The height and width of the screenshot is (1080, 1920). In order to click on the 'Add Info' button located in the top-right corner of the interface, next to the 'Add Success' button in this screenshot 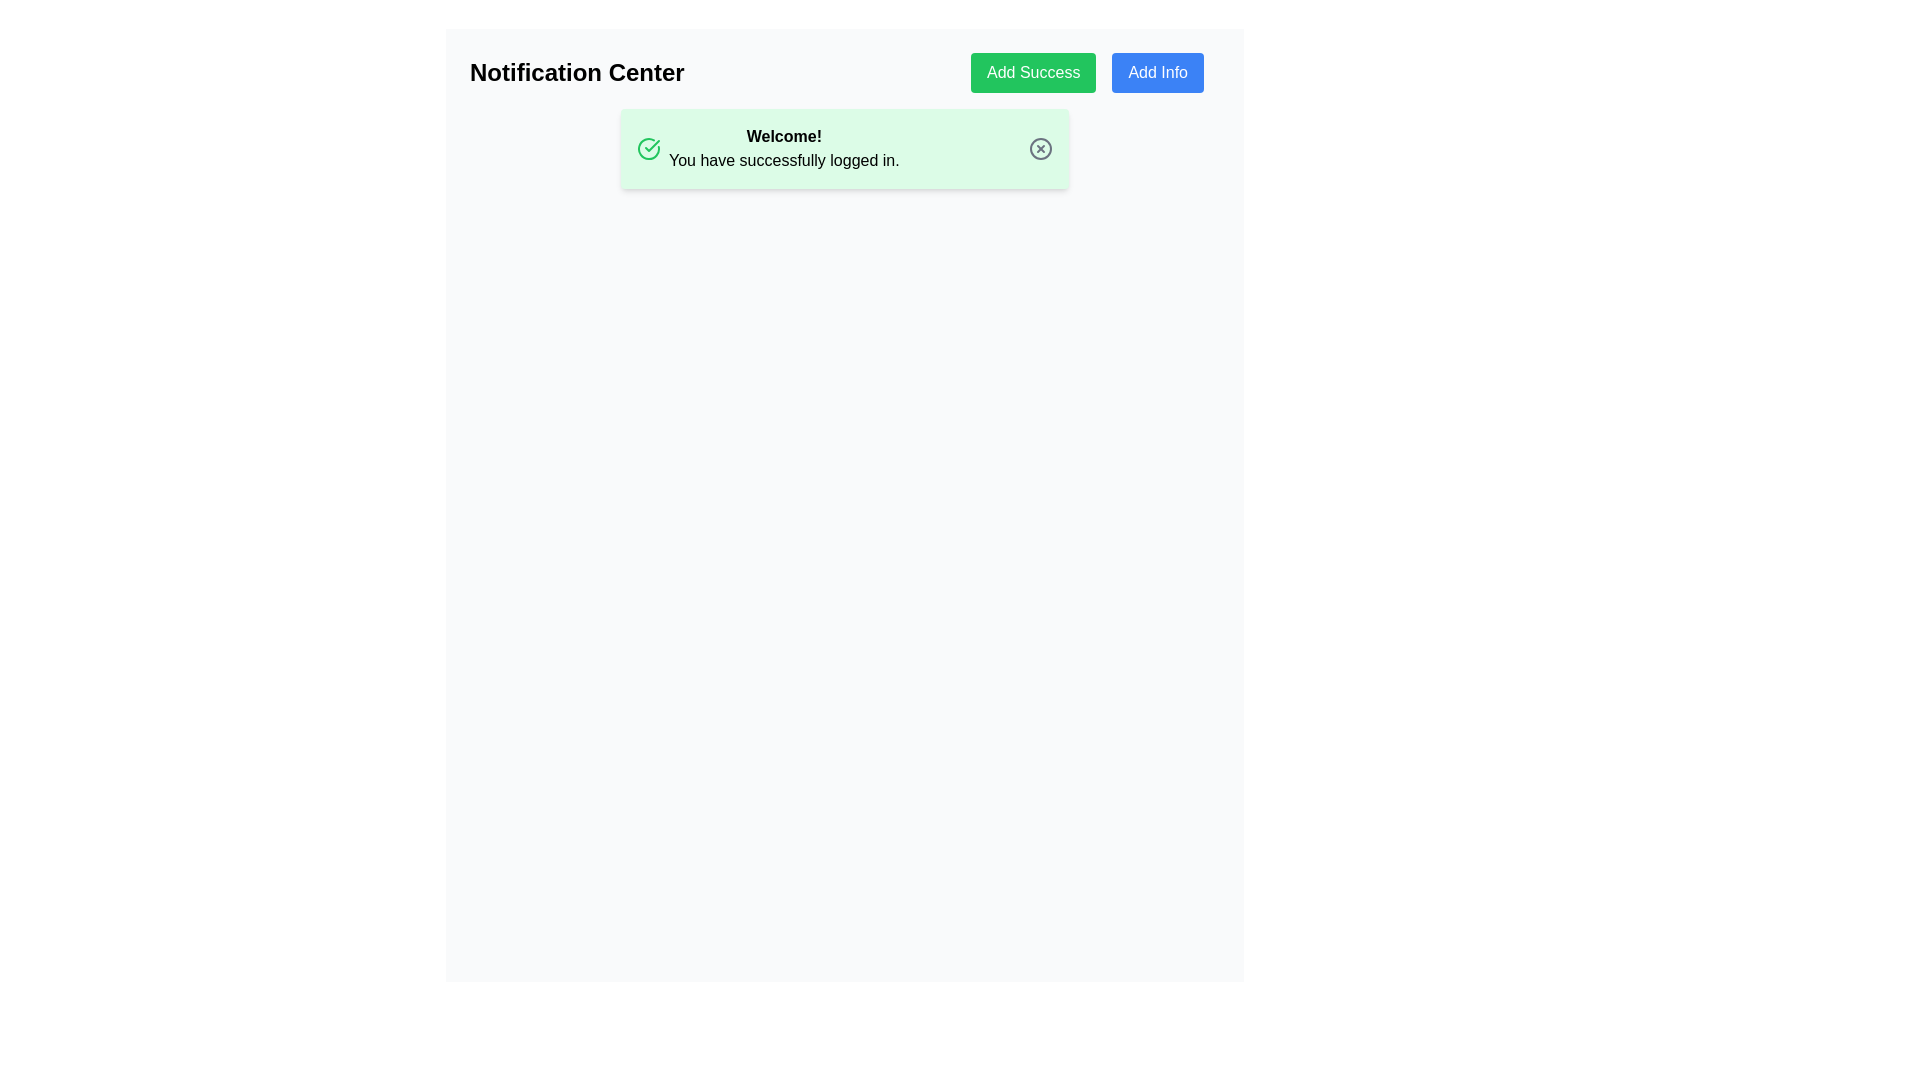, I will do `click(1158, 72)`.